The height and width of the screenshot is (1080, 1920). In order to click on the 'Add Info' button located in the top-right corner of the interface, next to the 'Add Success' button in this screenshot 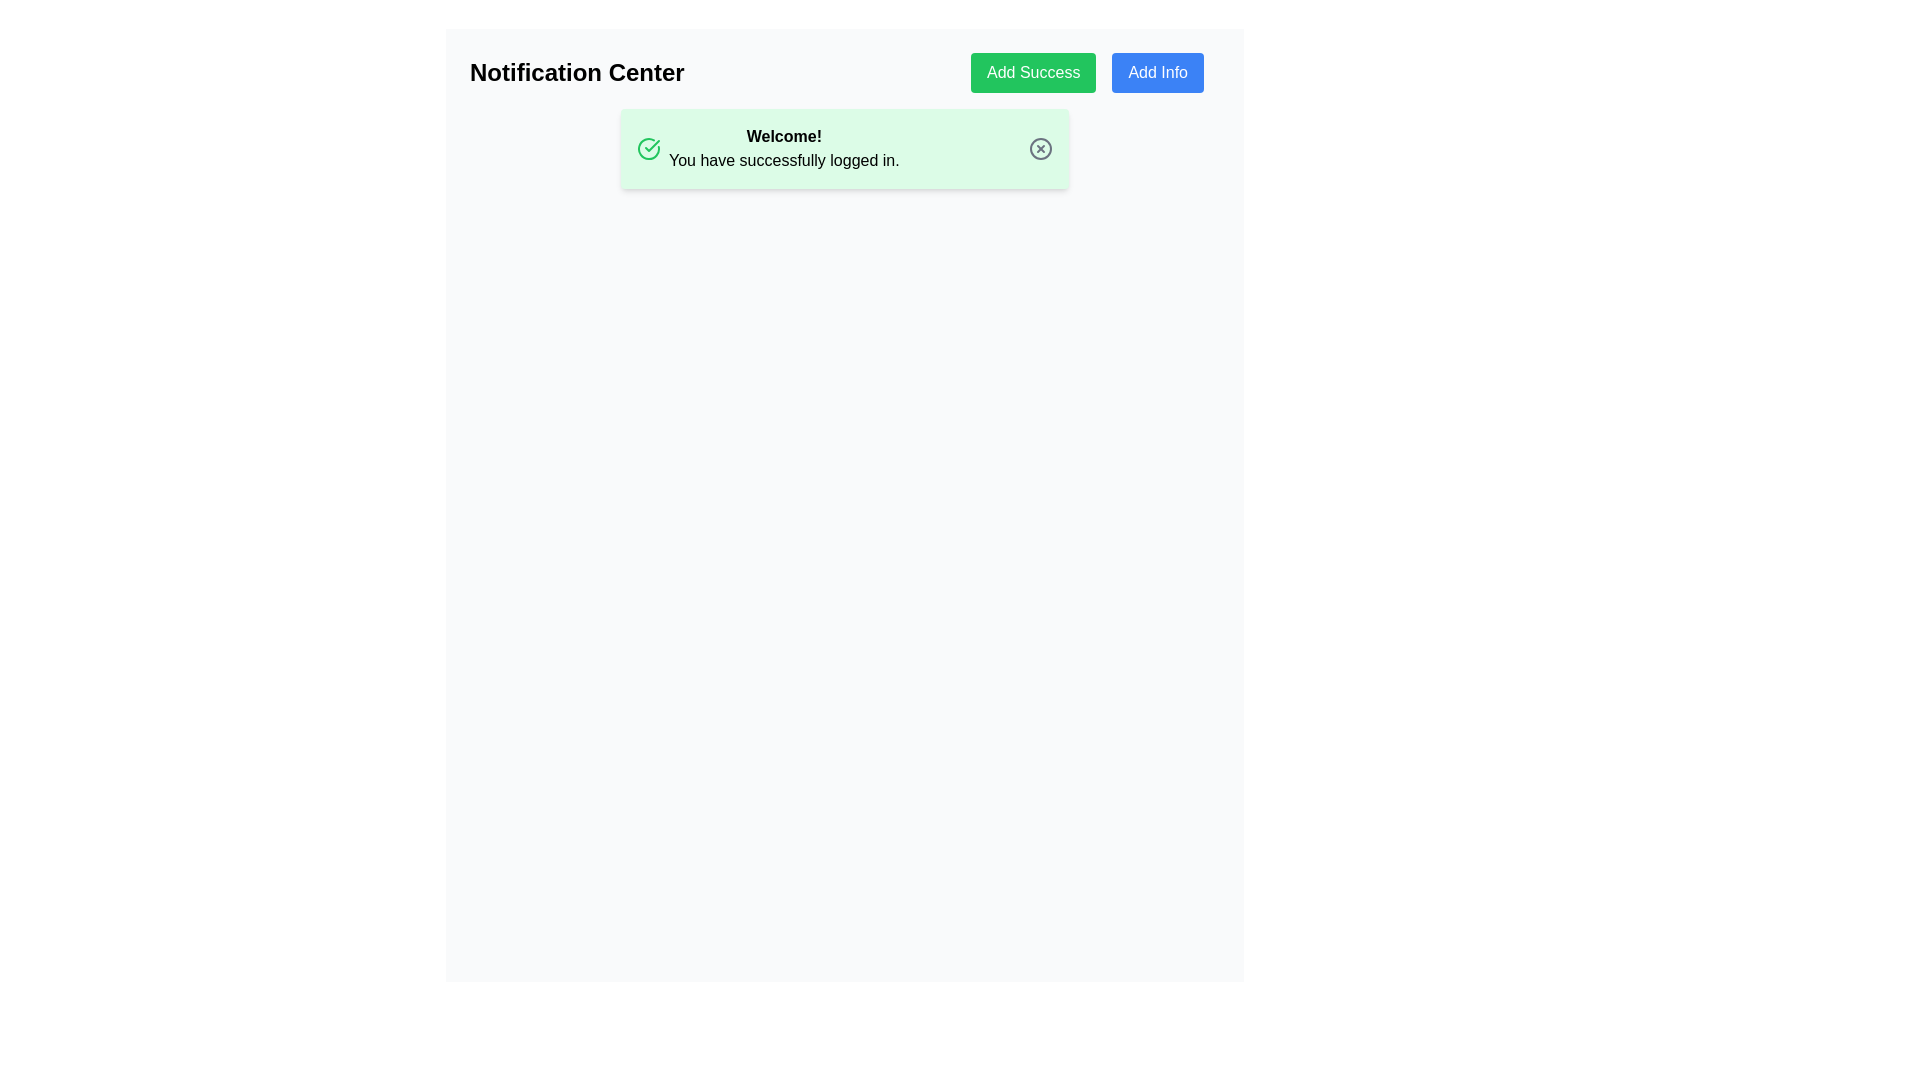, I will do `click(1158, 72)`.